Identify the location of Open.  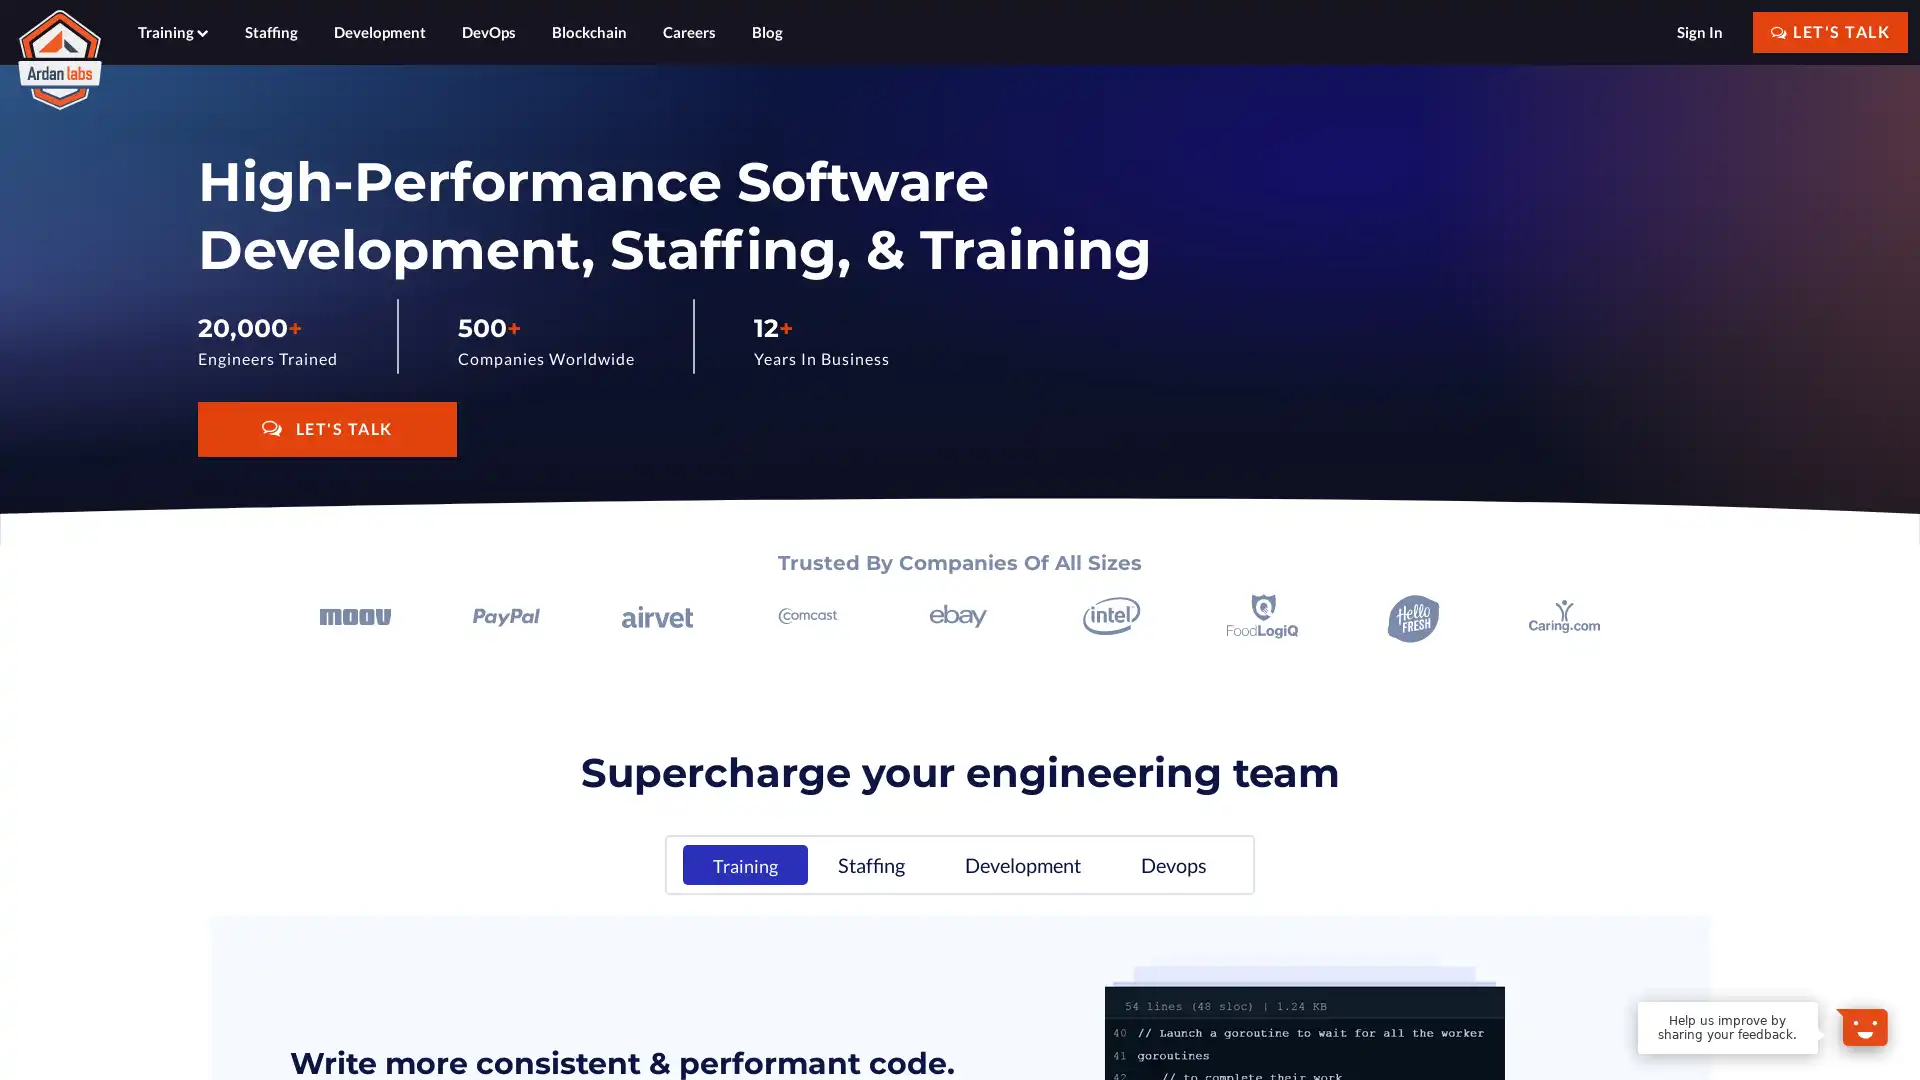
(1860, 1026).